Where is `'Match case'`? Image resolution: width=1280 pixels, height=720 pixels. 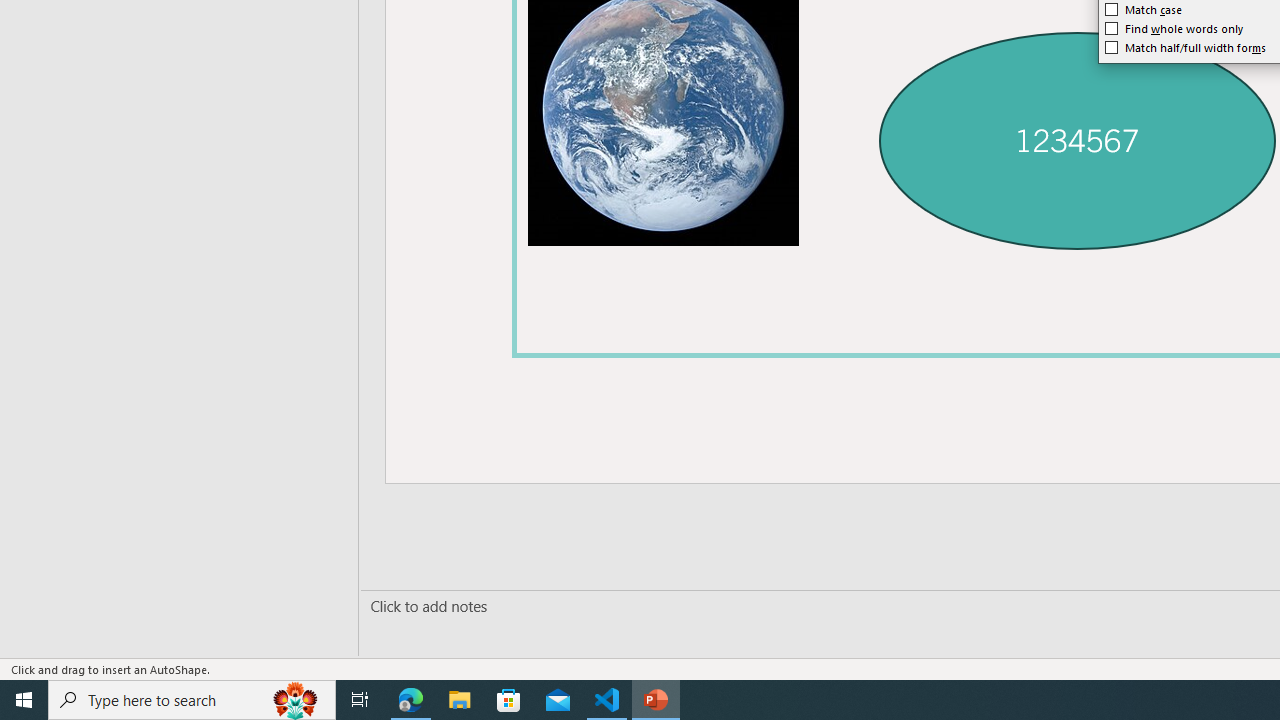 'Match case' is located at coordinates (1144, 10).